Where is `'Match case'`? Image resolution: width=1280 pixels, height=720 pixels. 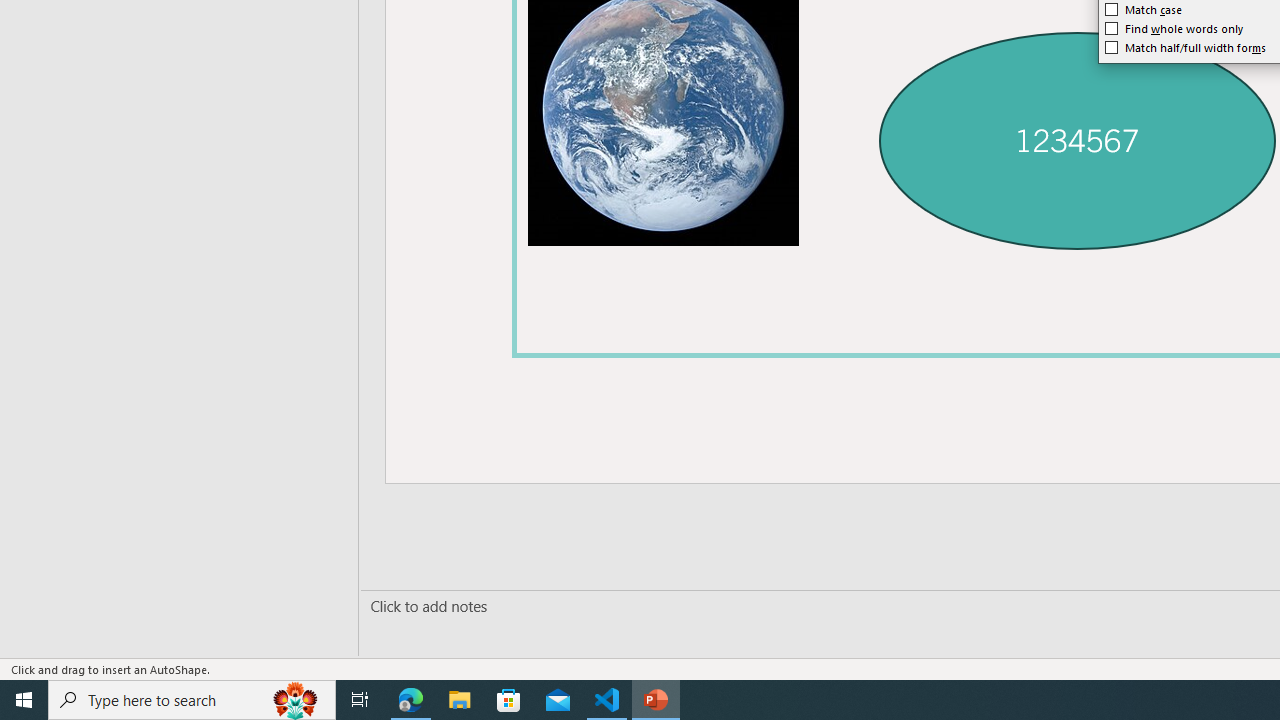 'Match case' is located at coordinates (1144, 10).